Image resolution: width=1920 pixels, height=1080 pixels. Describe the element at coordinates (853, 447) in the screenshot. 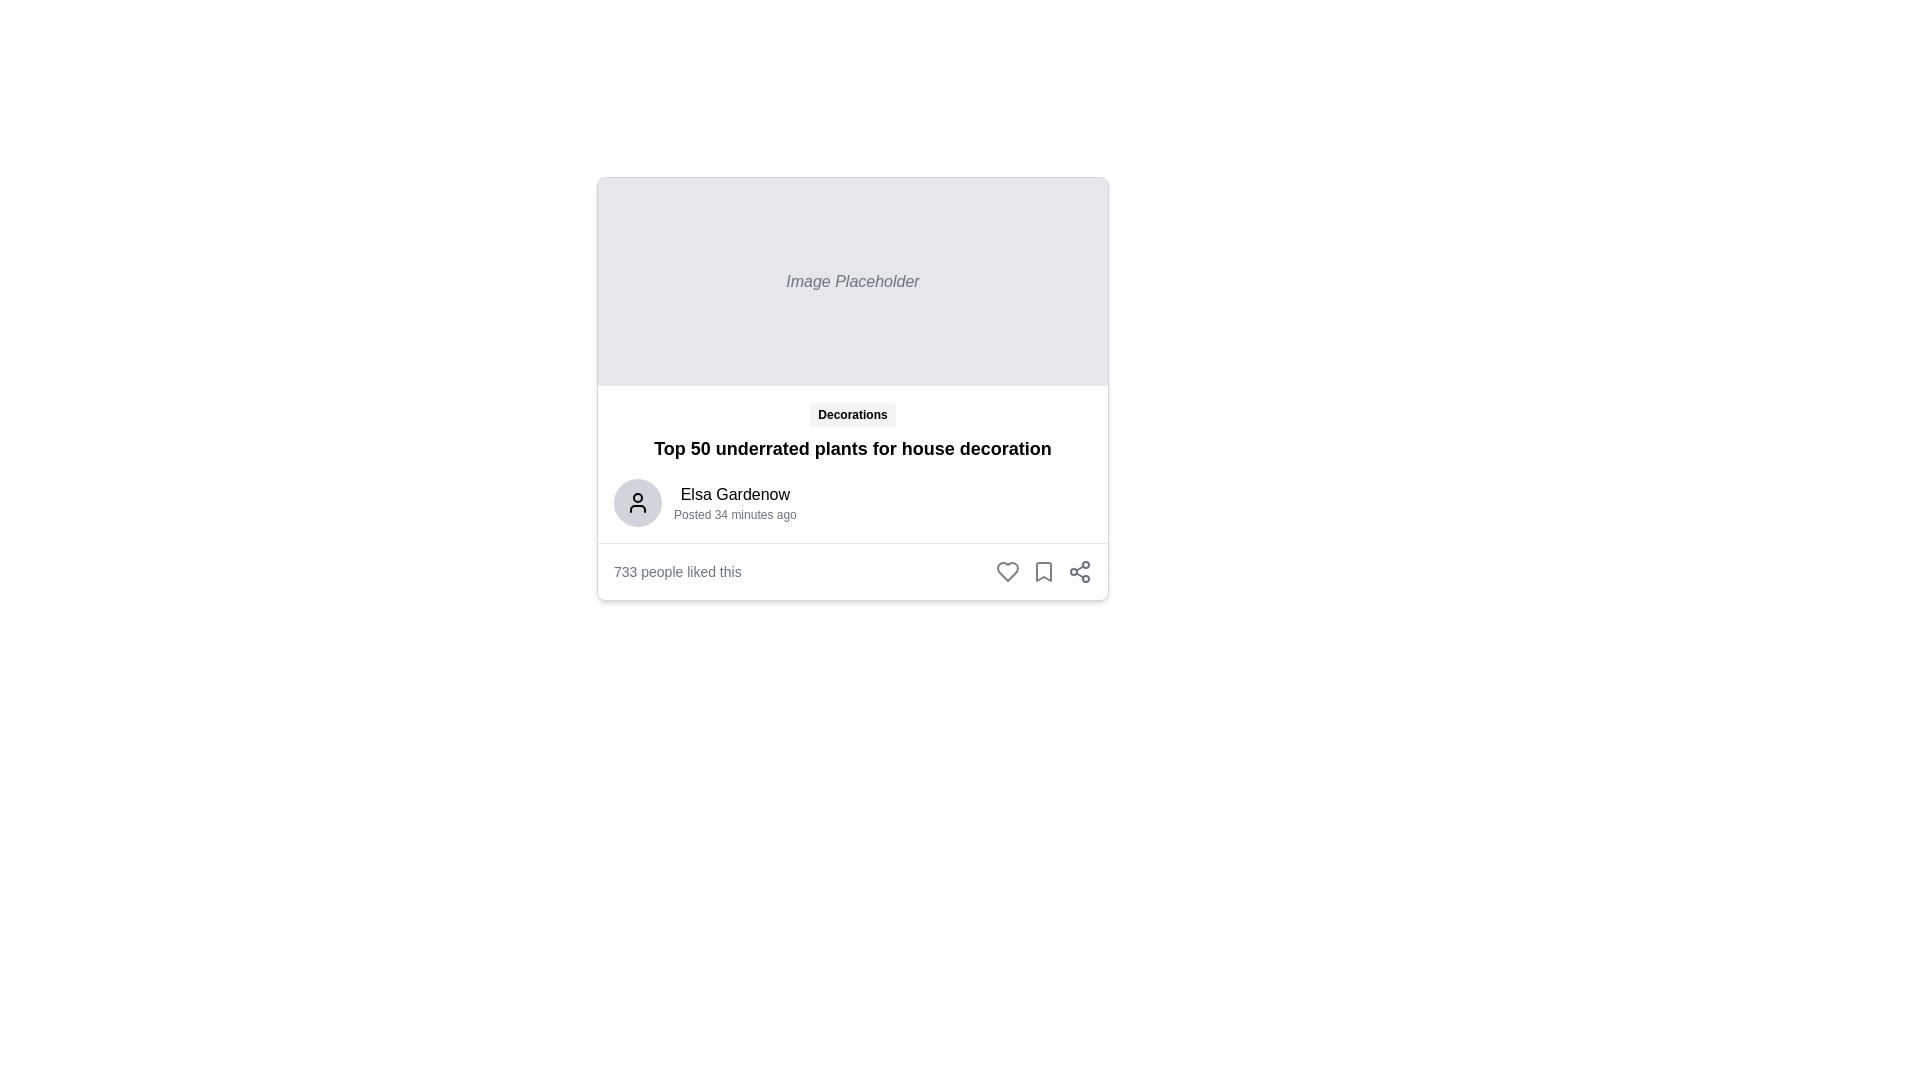

I see `the Text heading element that indicates the main content or title of the section, located below 'Decorations' and above the author details 'Elsa Gardenow Posted 34 minutes ago'` at that location.